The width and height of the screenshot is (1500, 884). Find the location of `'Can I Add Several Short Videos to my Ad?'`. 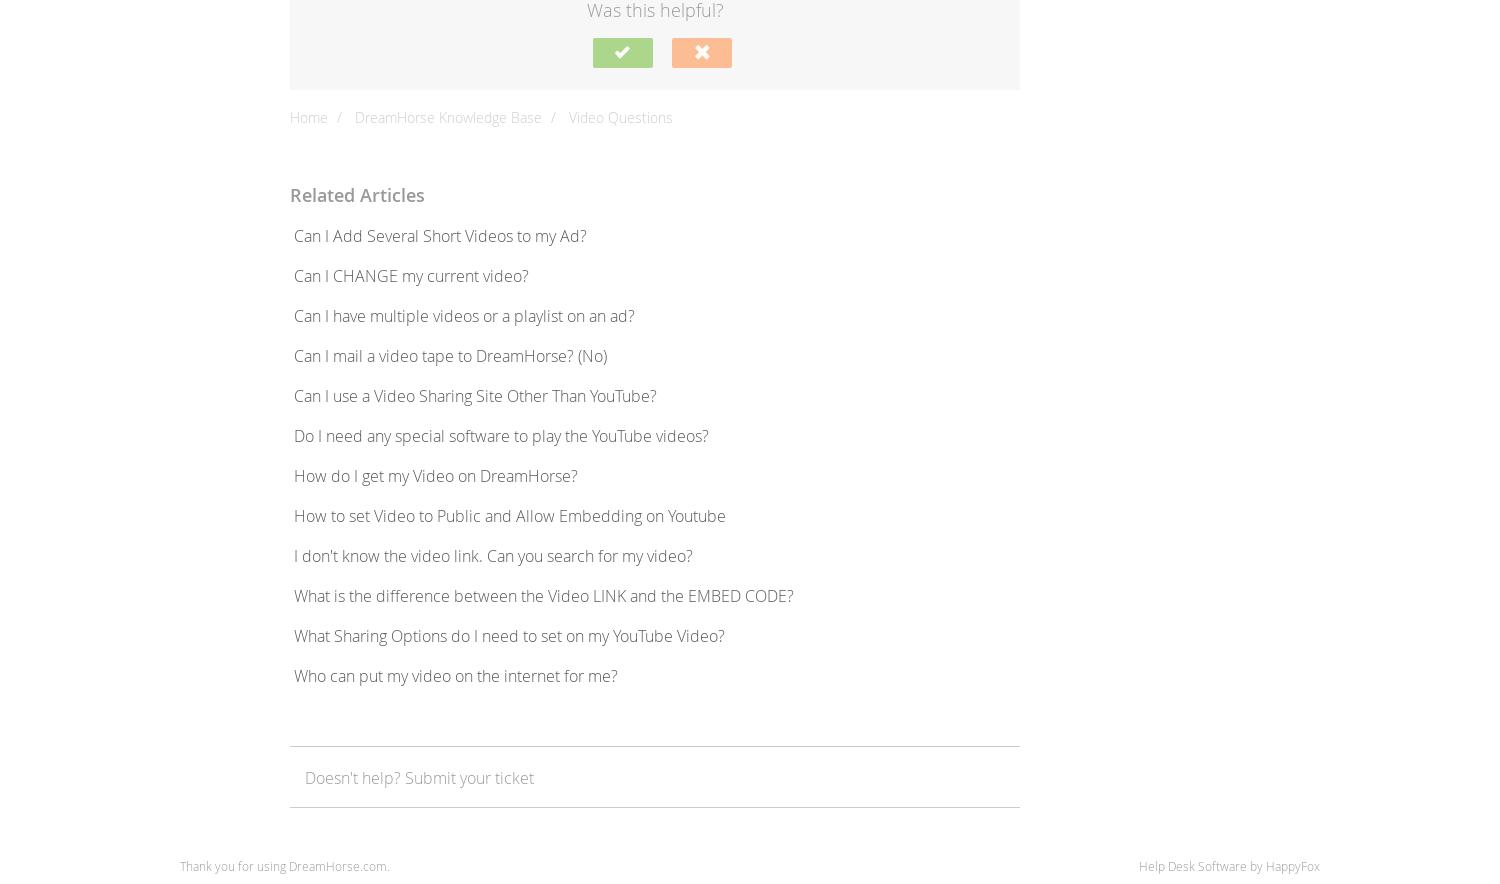

'Can I Add Several Short Videos to my Ad?' is located at coordinates (294, 236).